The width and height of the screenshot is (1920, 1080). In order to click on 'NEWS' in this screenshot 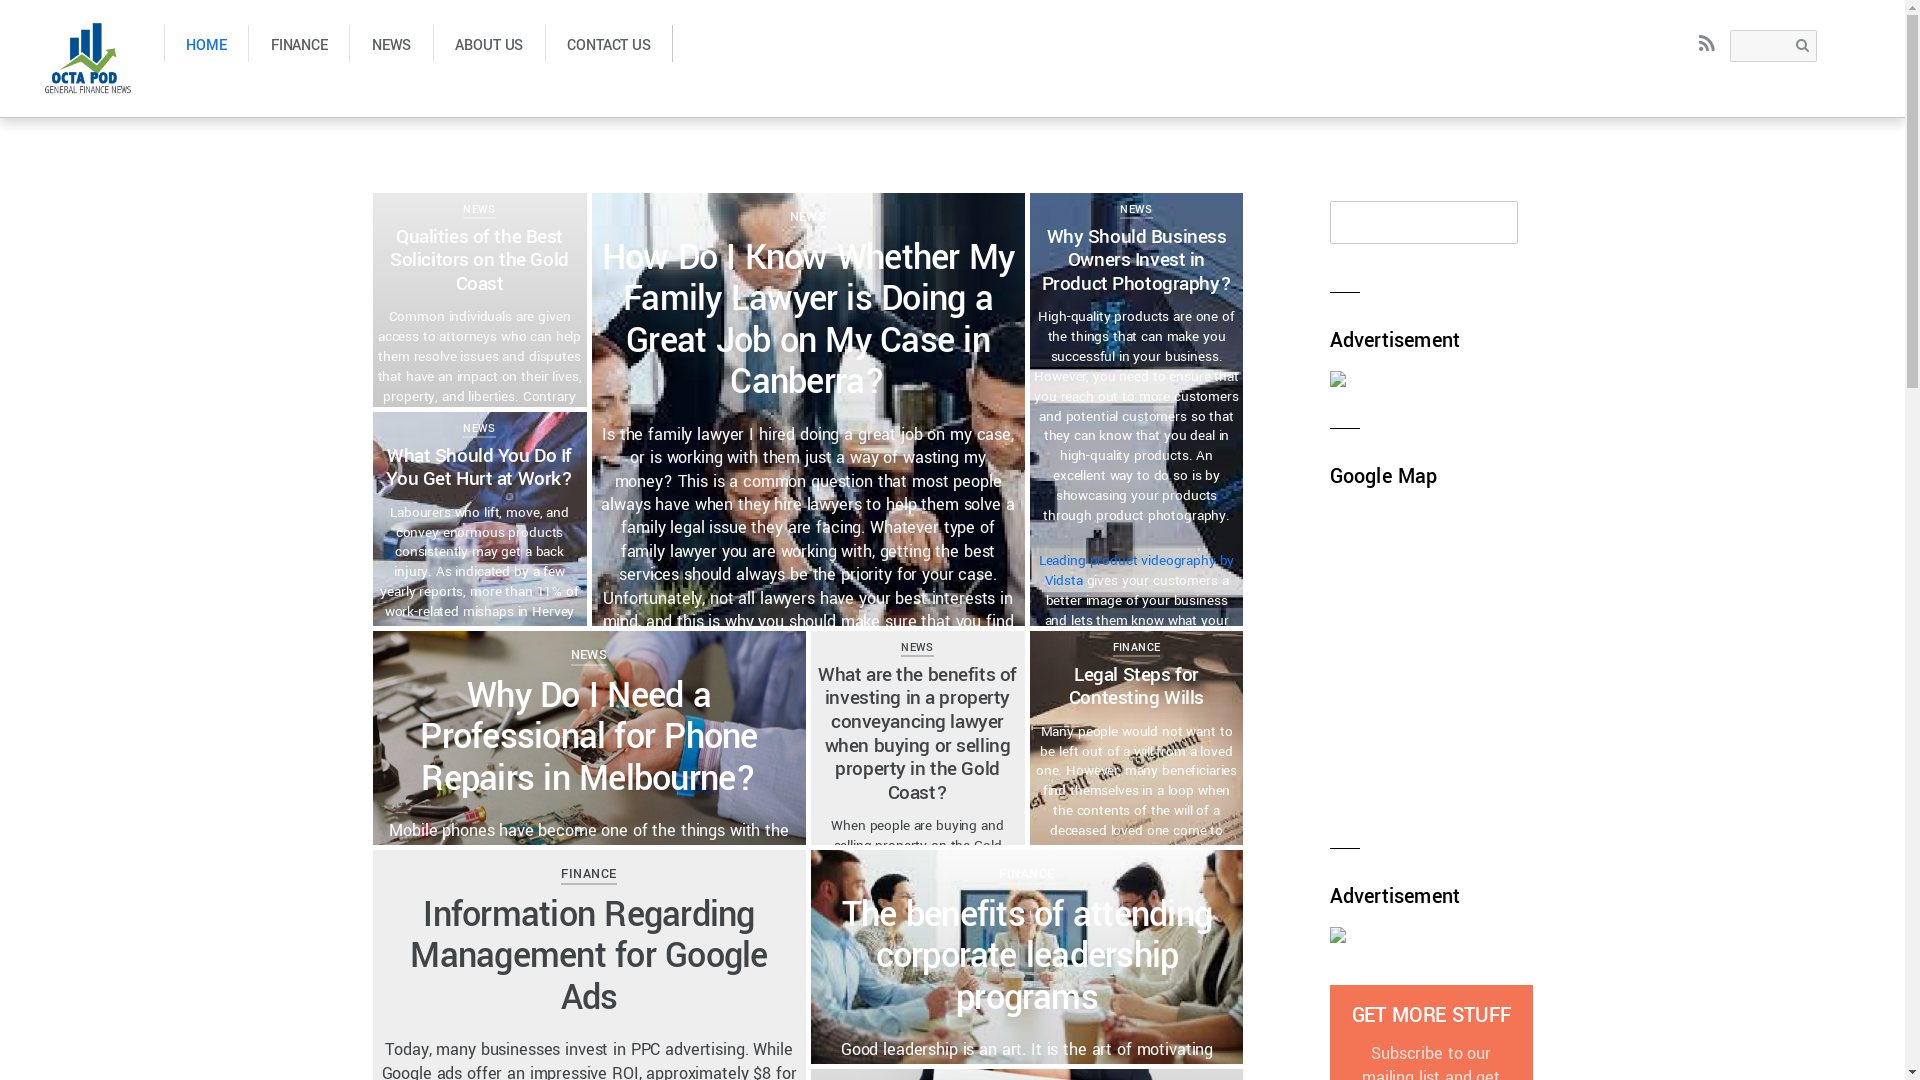, I will do `click(478, 427)`.